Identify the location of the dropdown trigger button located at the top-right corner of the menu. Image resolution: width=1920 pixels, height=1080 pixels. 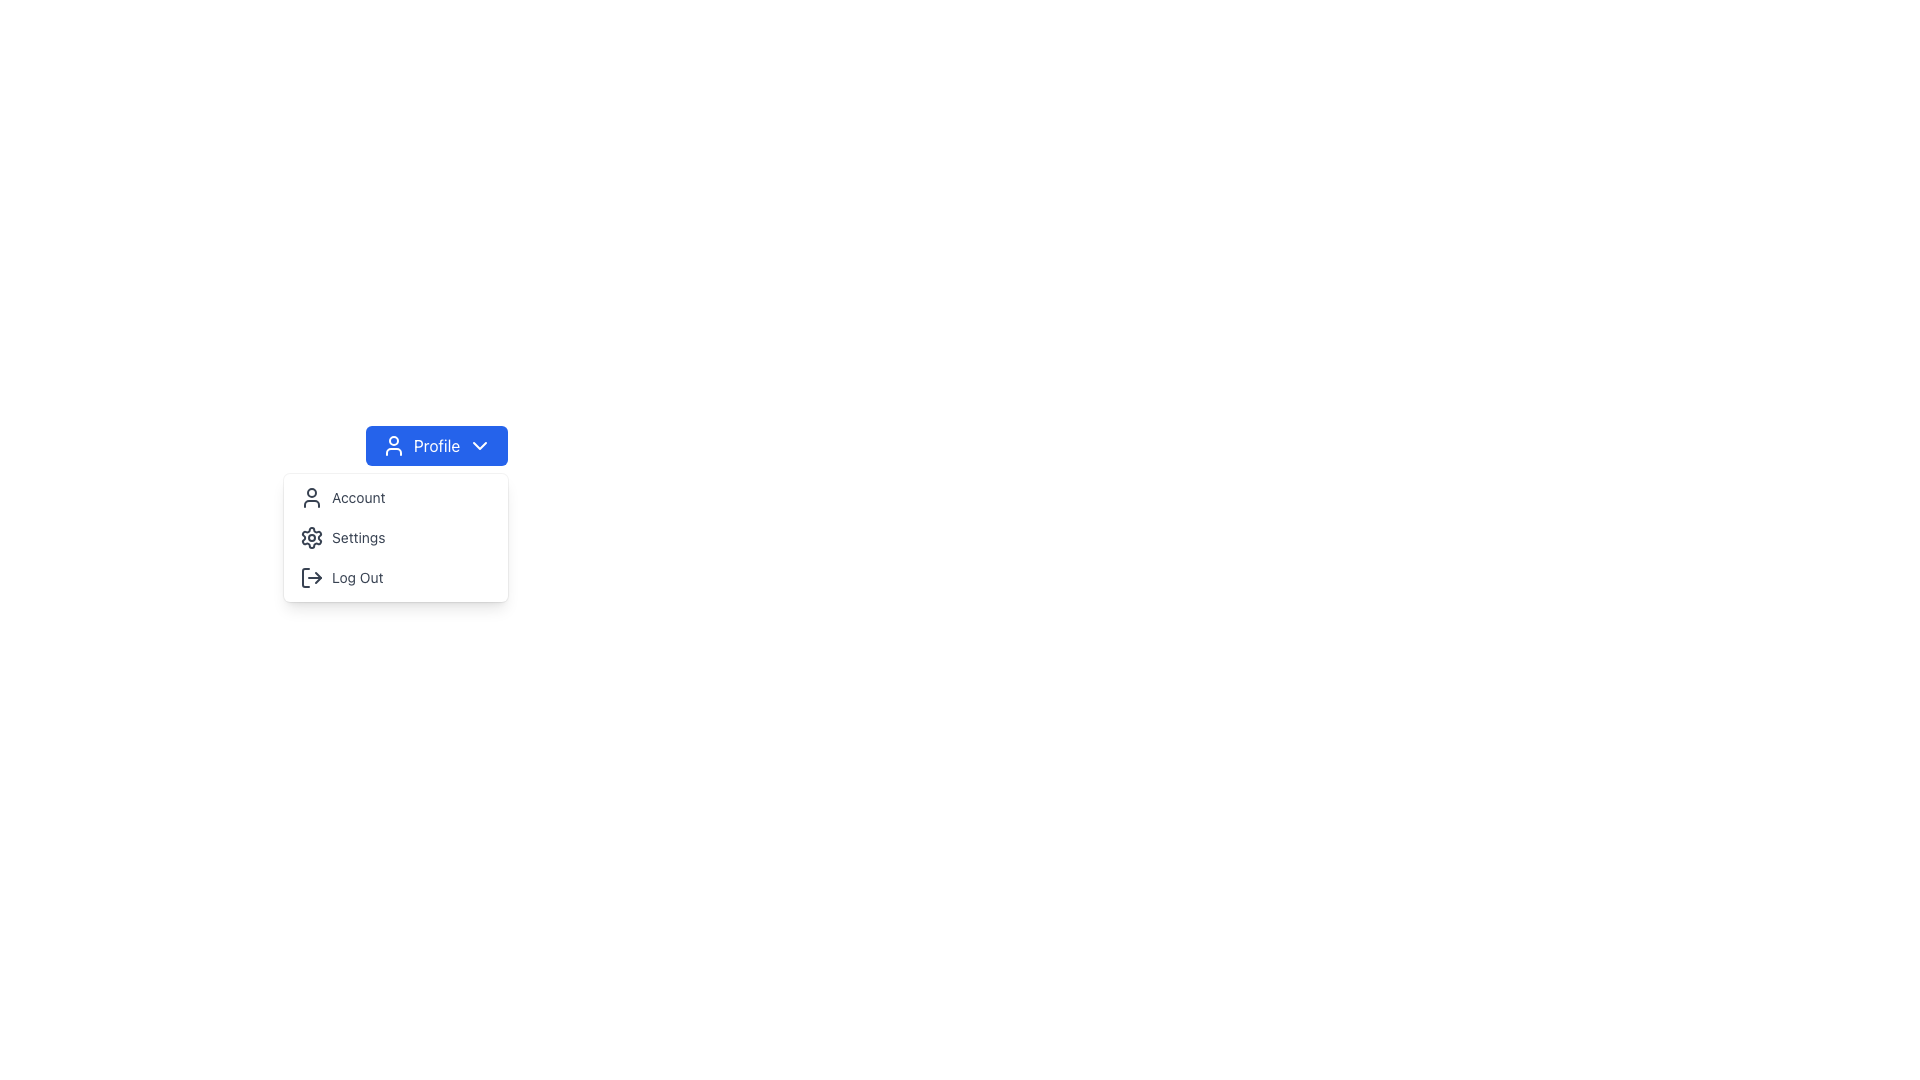
(435, 445).